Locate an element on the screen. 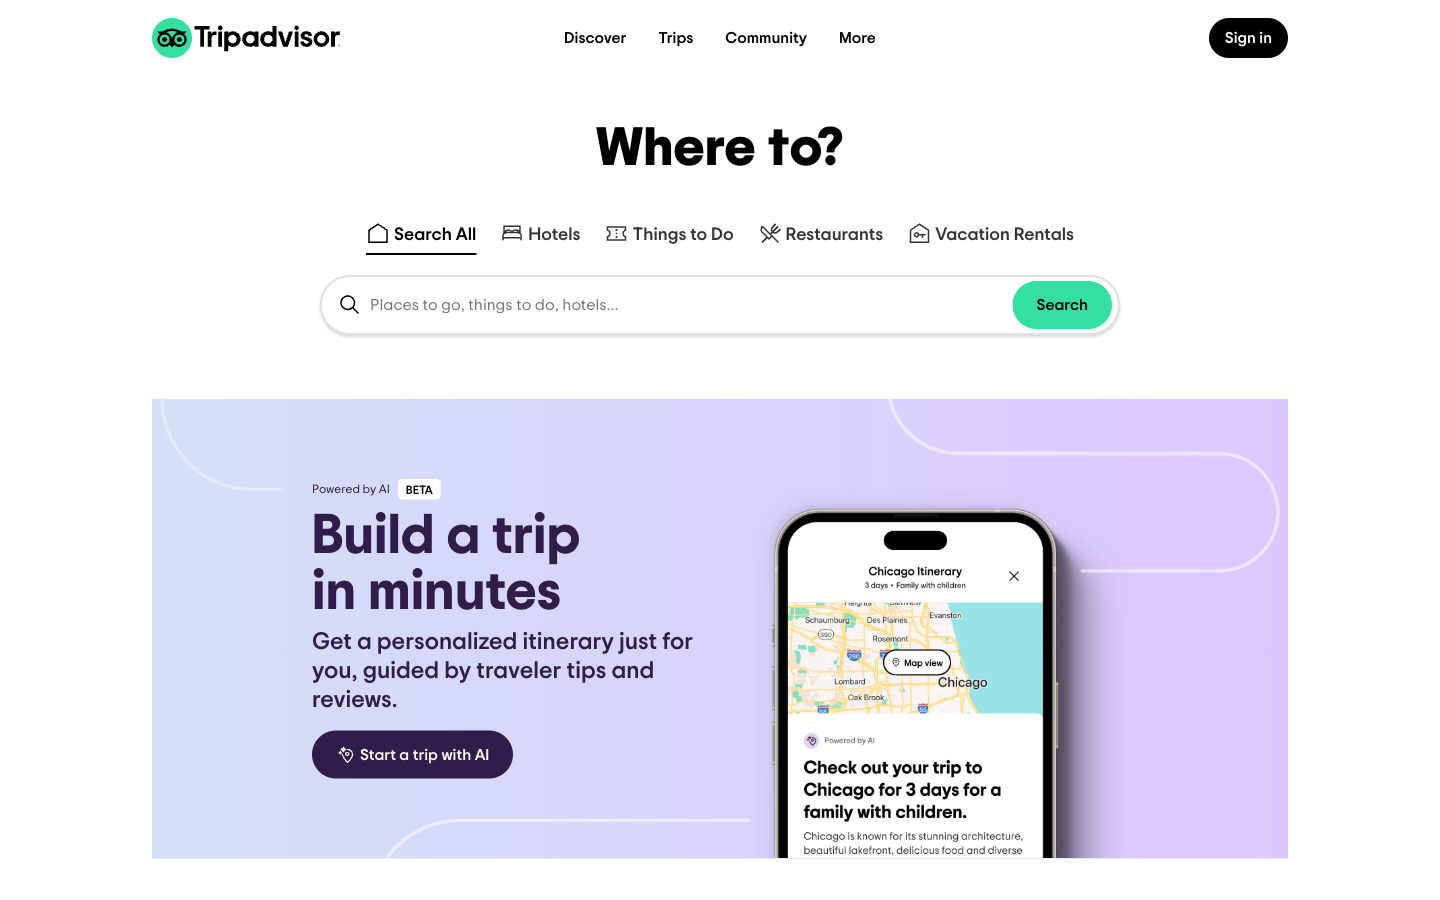 This screenshot has width=1440, height=900. Type "Paris" in the search field and hit enter is located at coordinates (539, 226).